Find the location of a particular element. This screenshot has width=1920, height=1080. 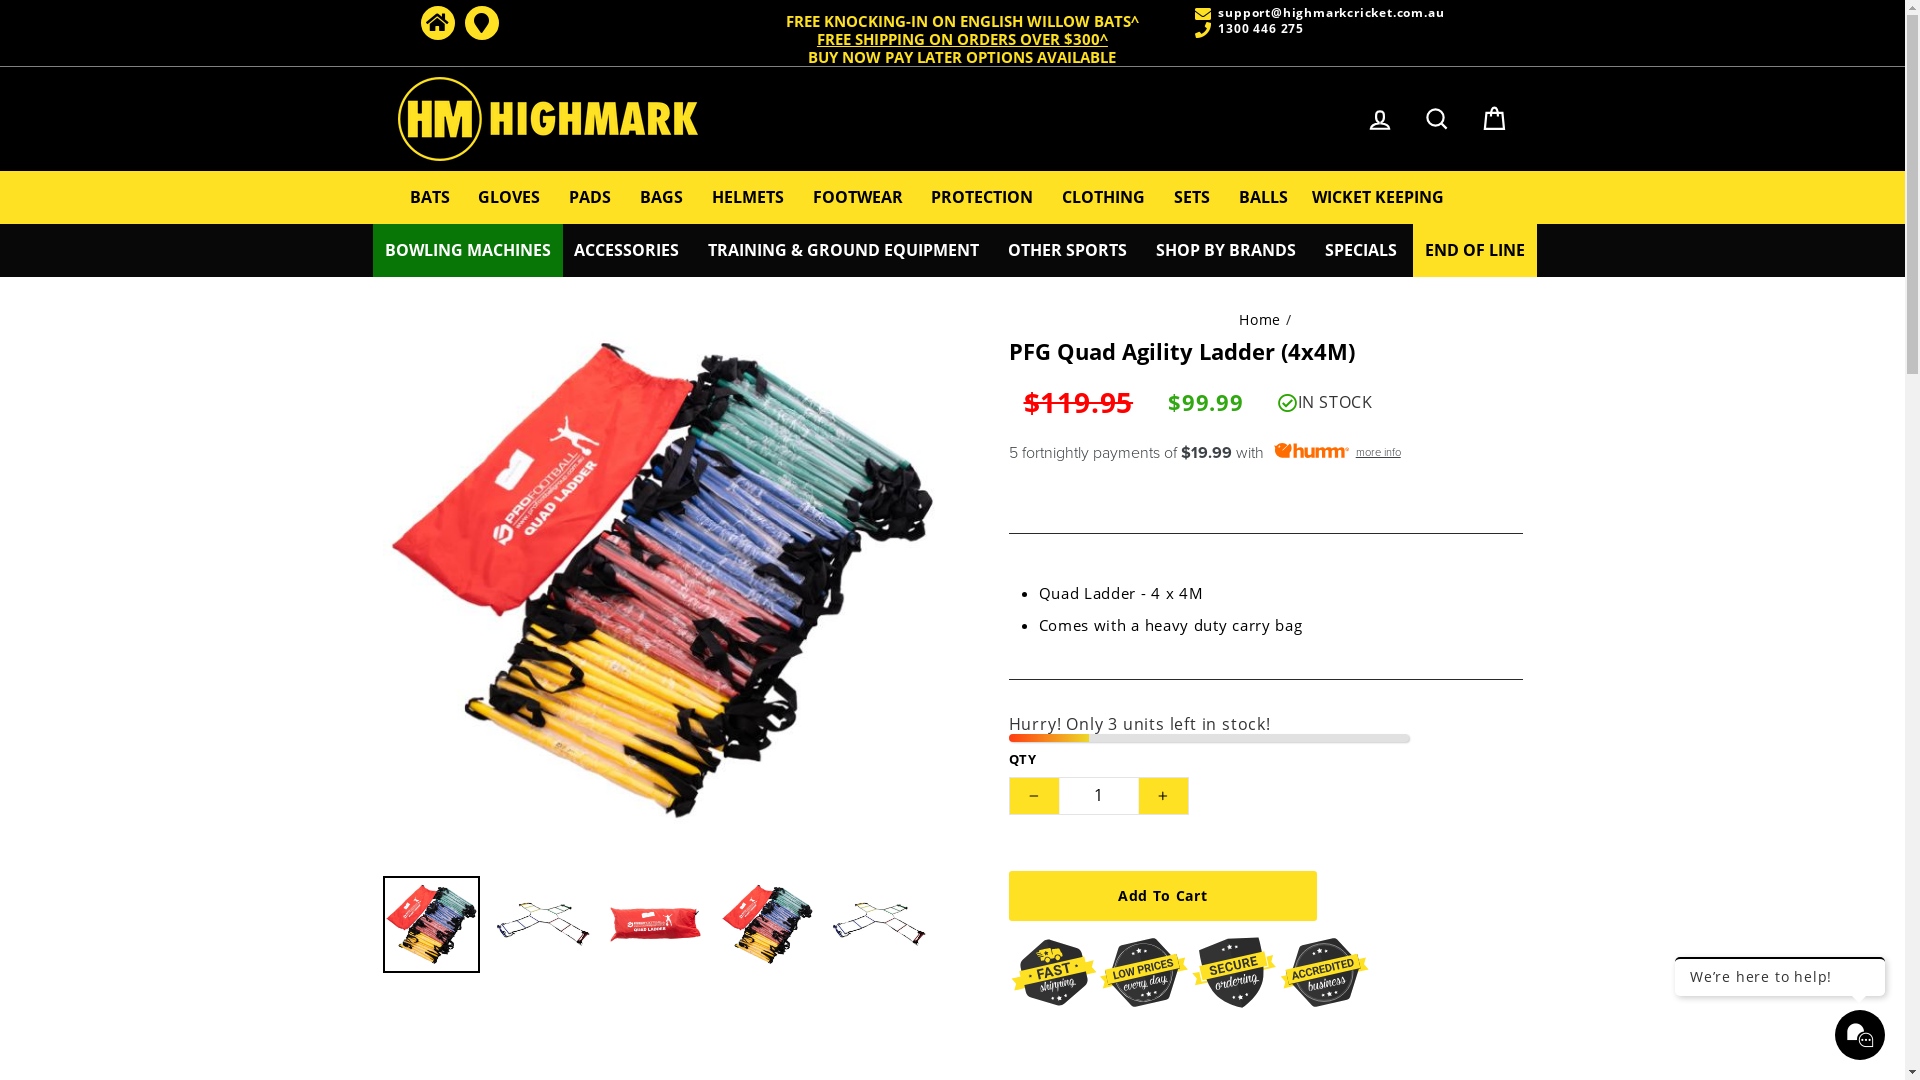

'SETS' is located at coordinates (1191, 197).